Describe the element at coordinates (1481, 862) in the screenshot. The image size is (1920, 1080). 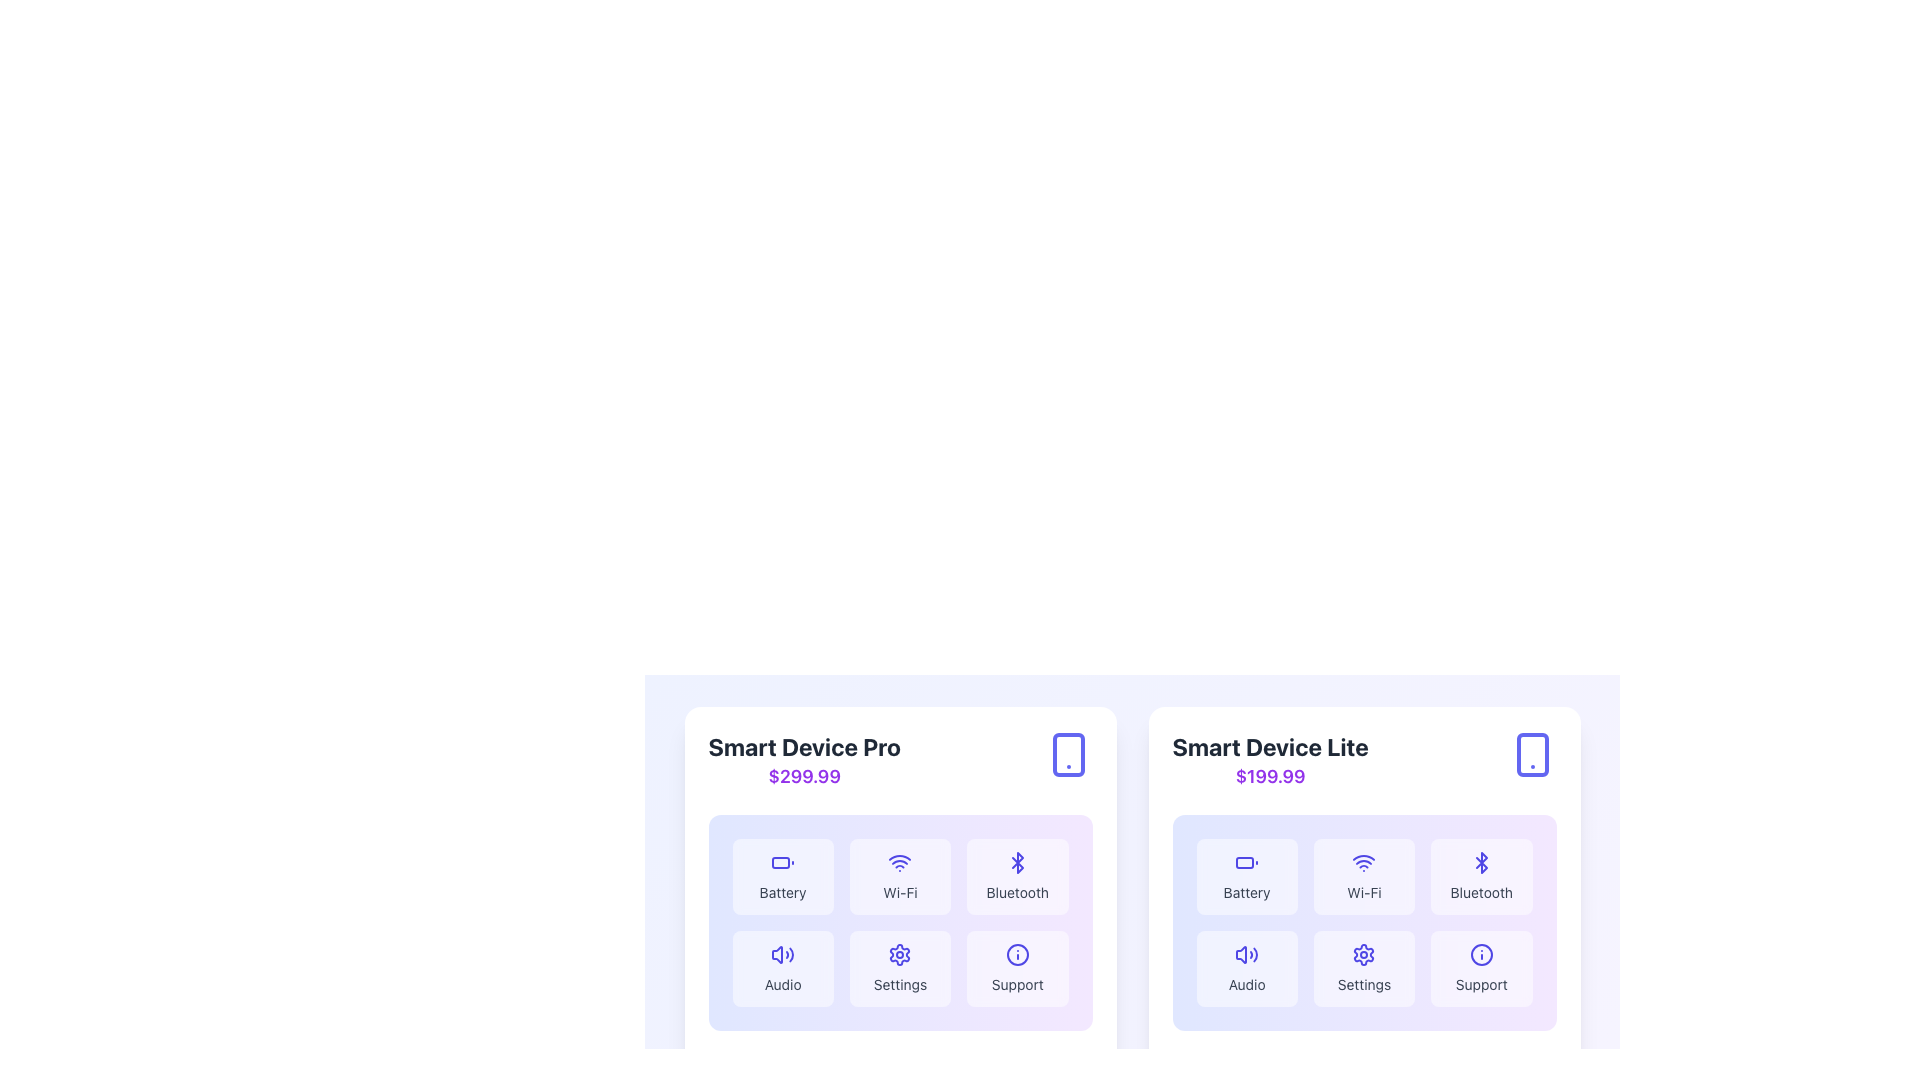
I see `the presence of the Bluetooth icon styled in indigo blue located in the third cell of the grid under the 'Smart Device Lite' card heading` at that location.